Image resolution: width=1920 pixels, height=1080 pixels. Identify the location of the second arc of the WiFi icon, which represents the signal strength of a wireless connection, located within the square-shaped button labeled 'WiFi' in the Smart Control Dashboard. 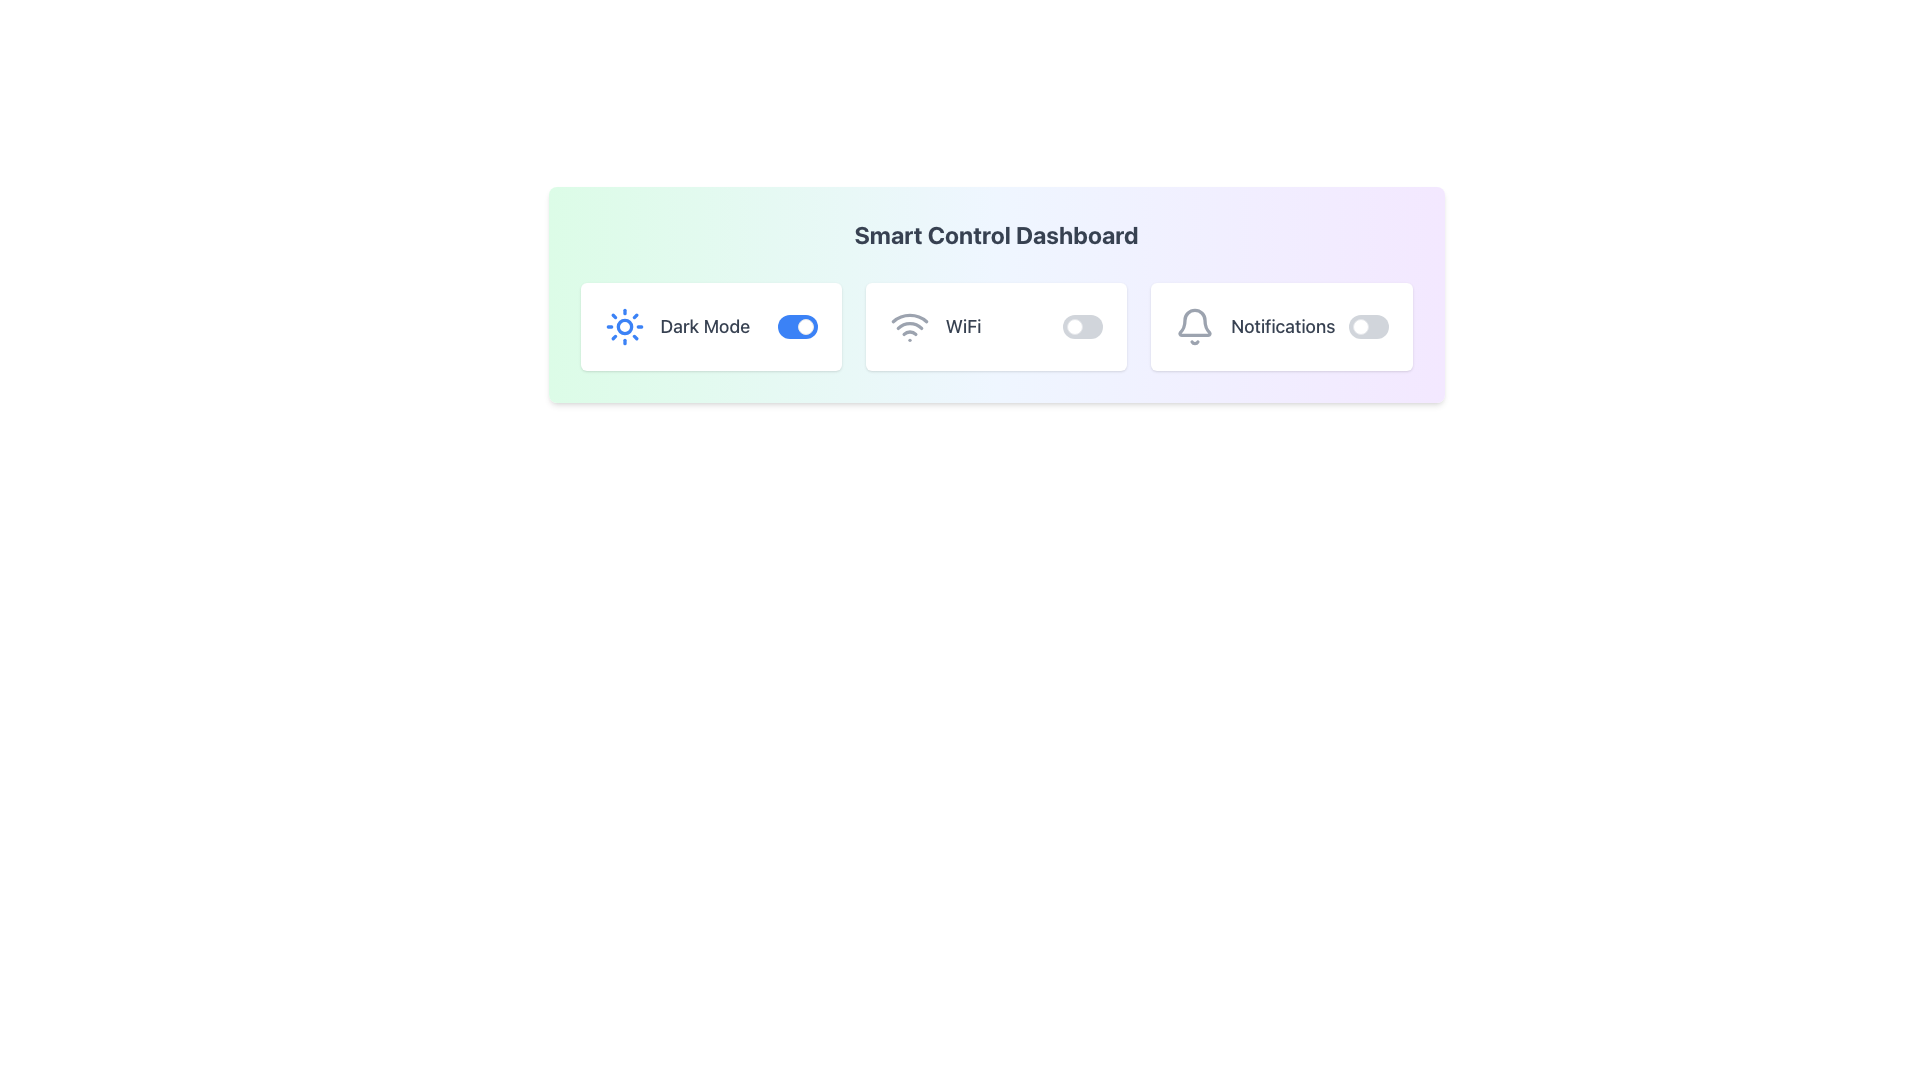
(908, 317).